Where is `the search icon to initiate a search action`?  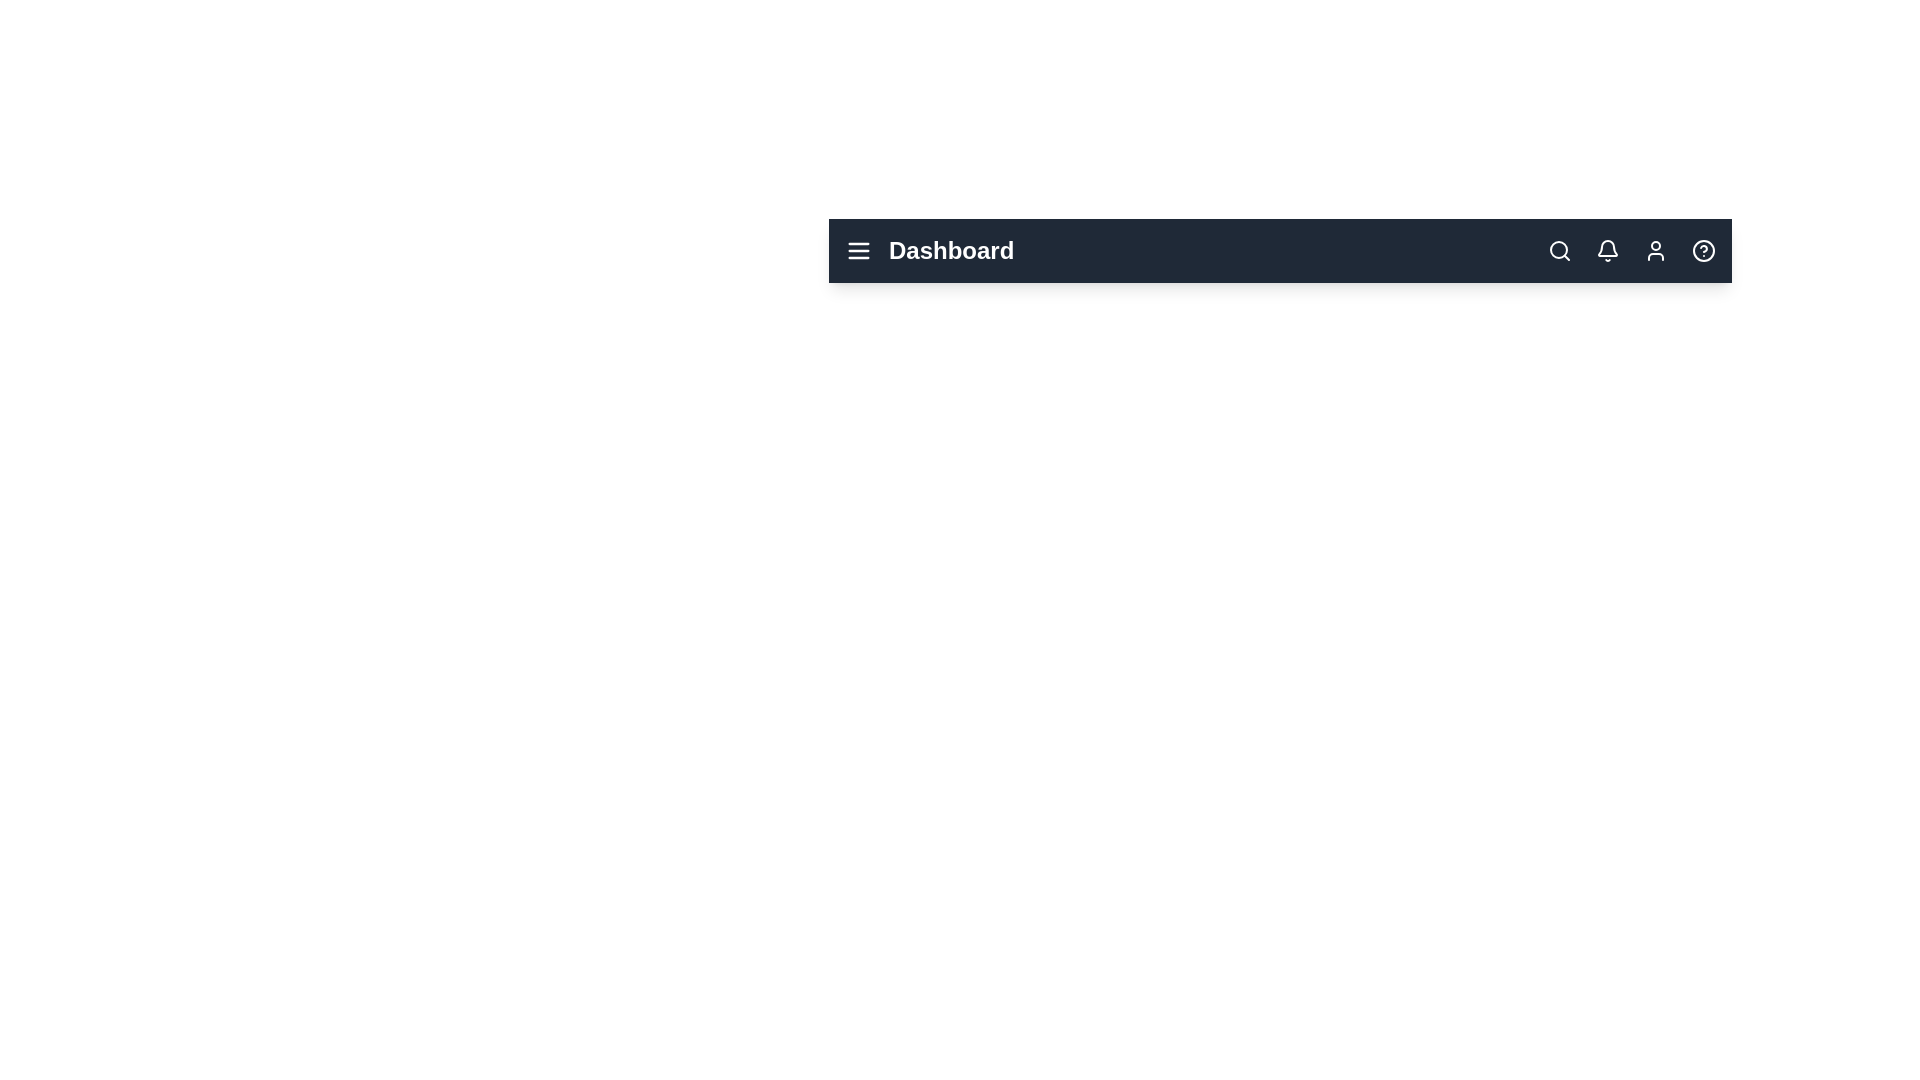 the search icon to initiate a search action is located at coordinates (1559, 249).